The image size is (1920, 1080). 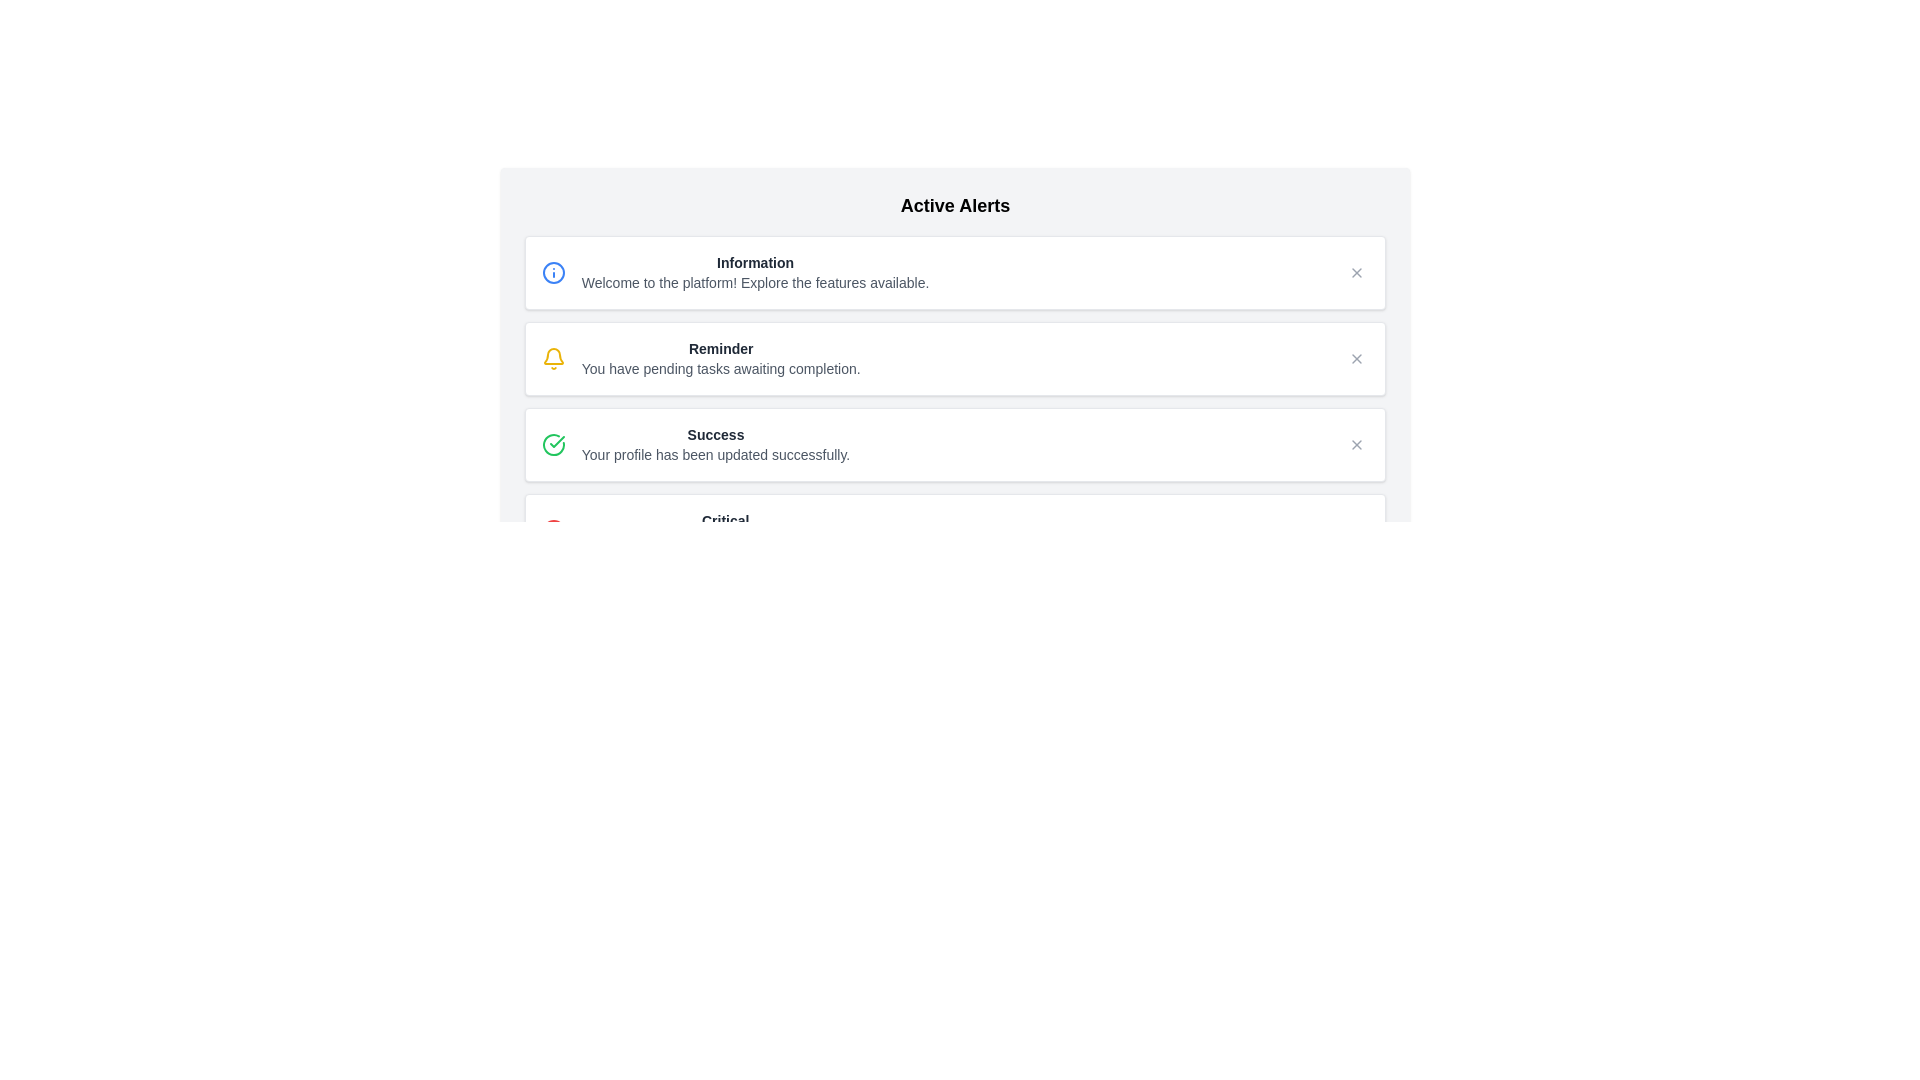 I want to click on the green circular success icon located within the notification labeled 'Success' in a list of alerts, positioned to the left of the text description, so click(x=557, y=441).